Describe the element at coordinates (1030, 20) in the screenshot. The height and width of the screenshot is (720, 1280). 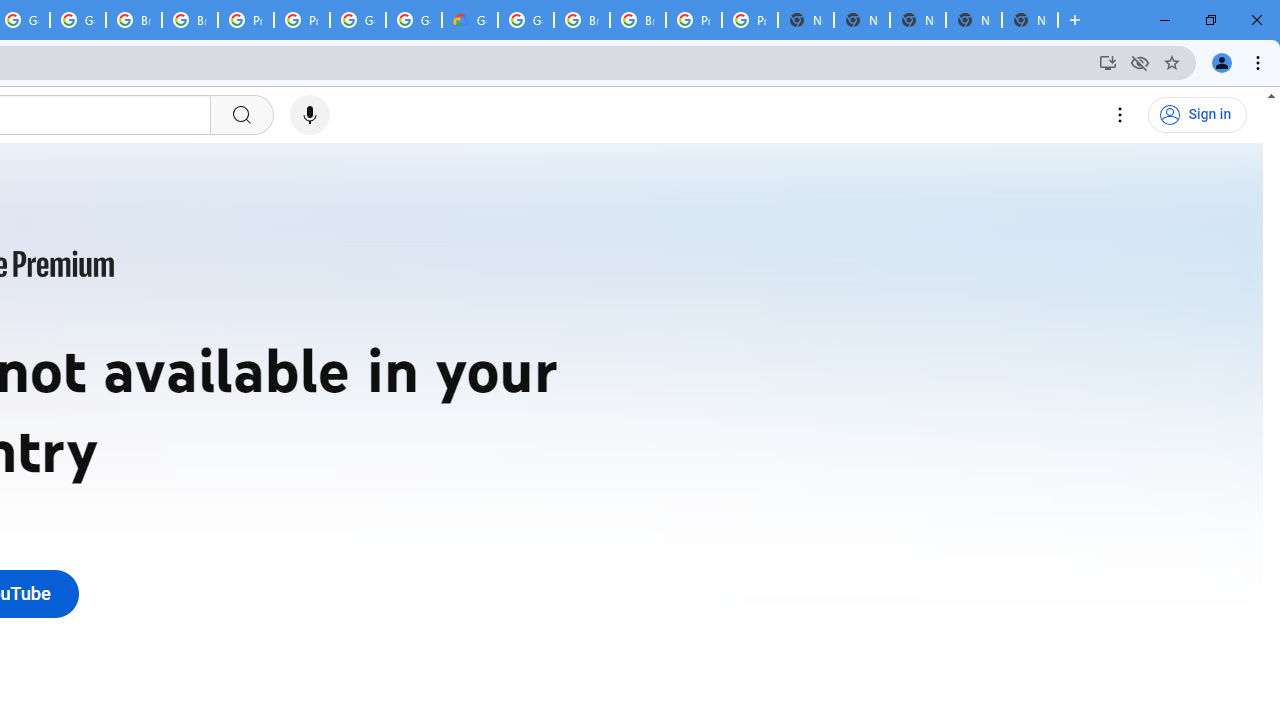
I see `'New Tab'` at that location.